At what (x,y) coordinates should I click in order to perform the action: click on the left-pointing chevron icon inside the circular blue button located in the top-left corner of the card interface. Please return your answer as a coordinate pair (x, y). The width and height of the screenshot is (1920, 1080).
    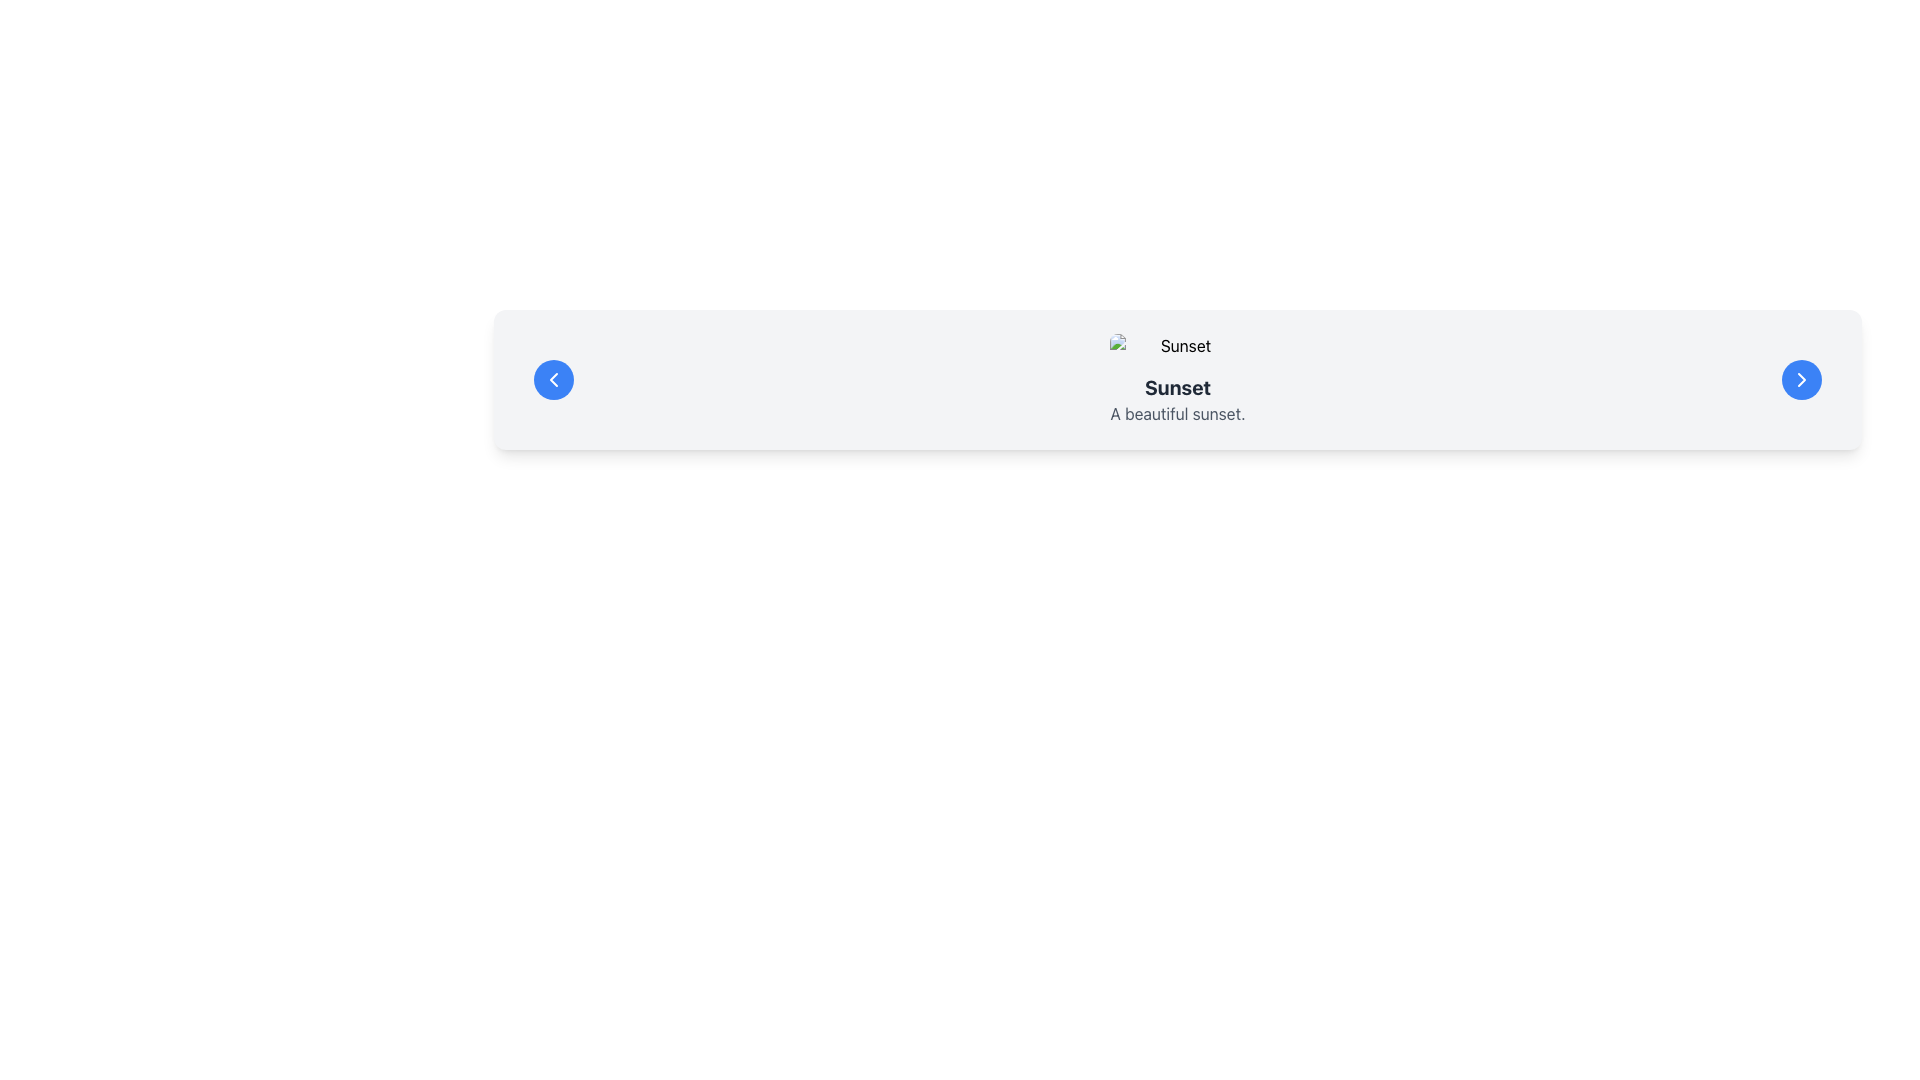
    Looking at the image, I should click on (553, 380).